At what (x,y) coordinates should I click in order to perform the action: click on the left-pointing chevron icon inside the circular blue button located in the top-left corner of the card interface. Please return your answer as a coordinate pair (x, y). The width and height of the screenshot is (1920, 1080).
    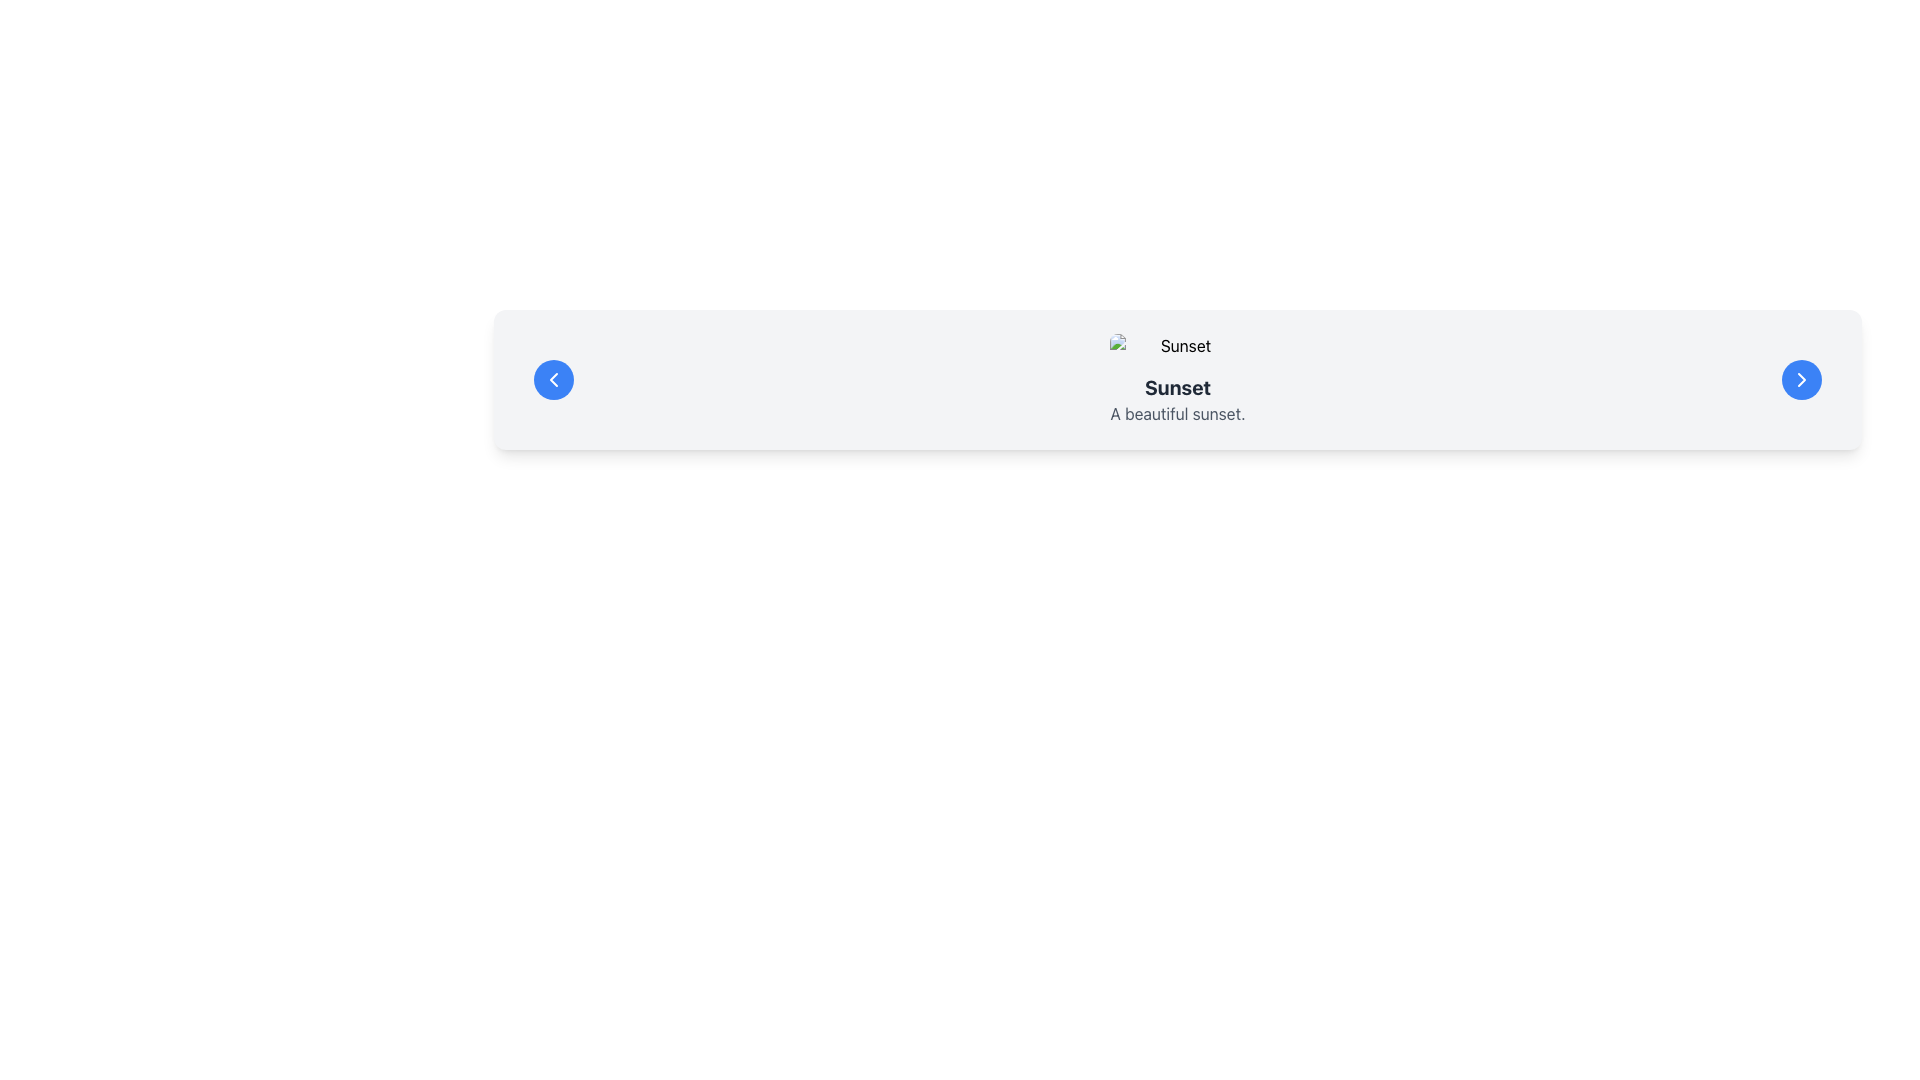
    Looking at the image, I should click on (553, 380).